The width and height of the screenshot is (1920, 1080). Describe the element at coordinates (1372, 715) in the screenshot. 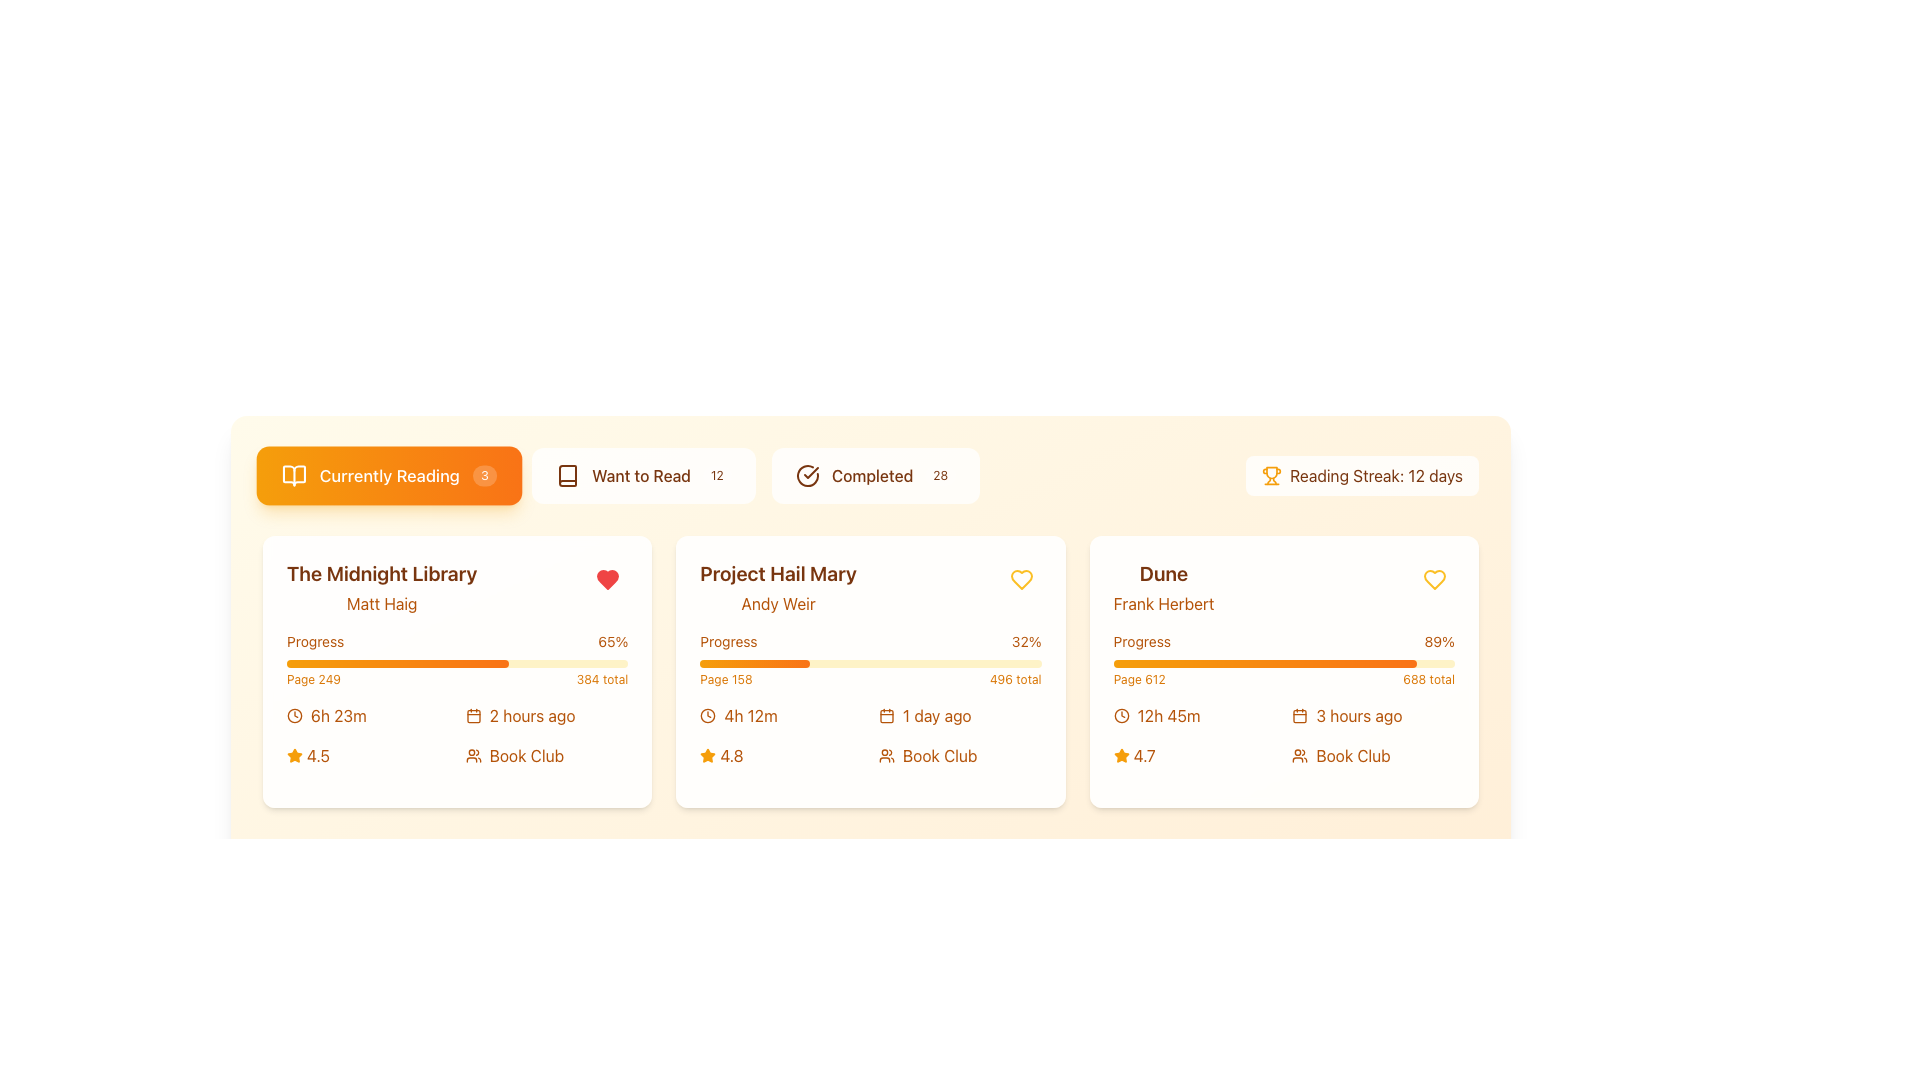

I see `the text element that indicates when the content was last updated, located within the details of the third card for the book 'Dune' by Frank Herbert, below the progress bar and to the right of the '12h 45m' text` at that location.